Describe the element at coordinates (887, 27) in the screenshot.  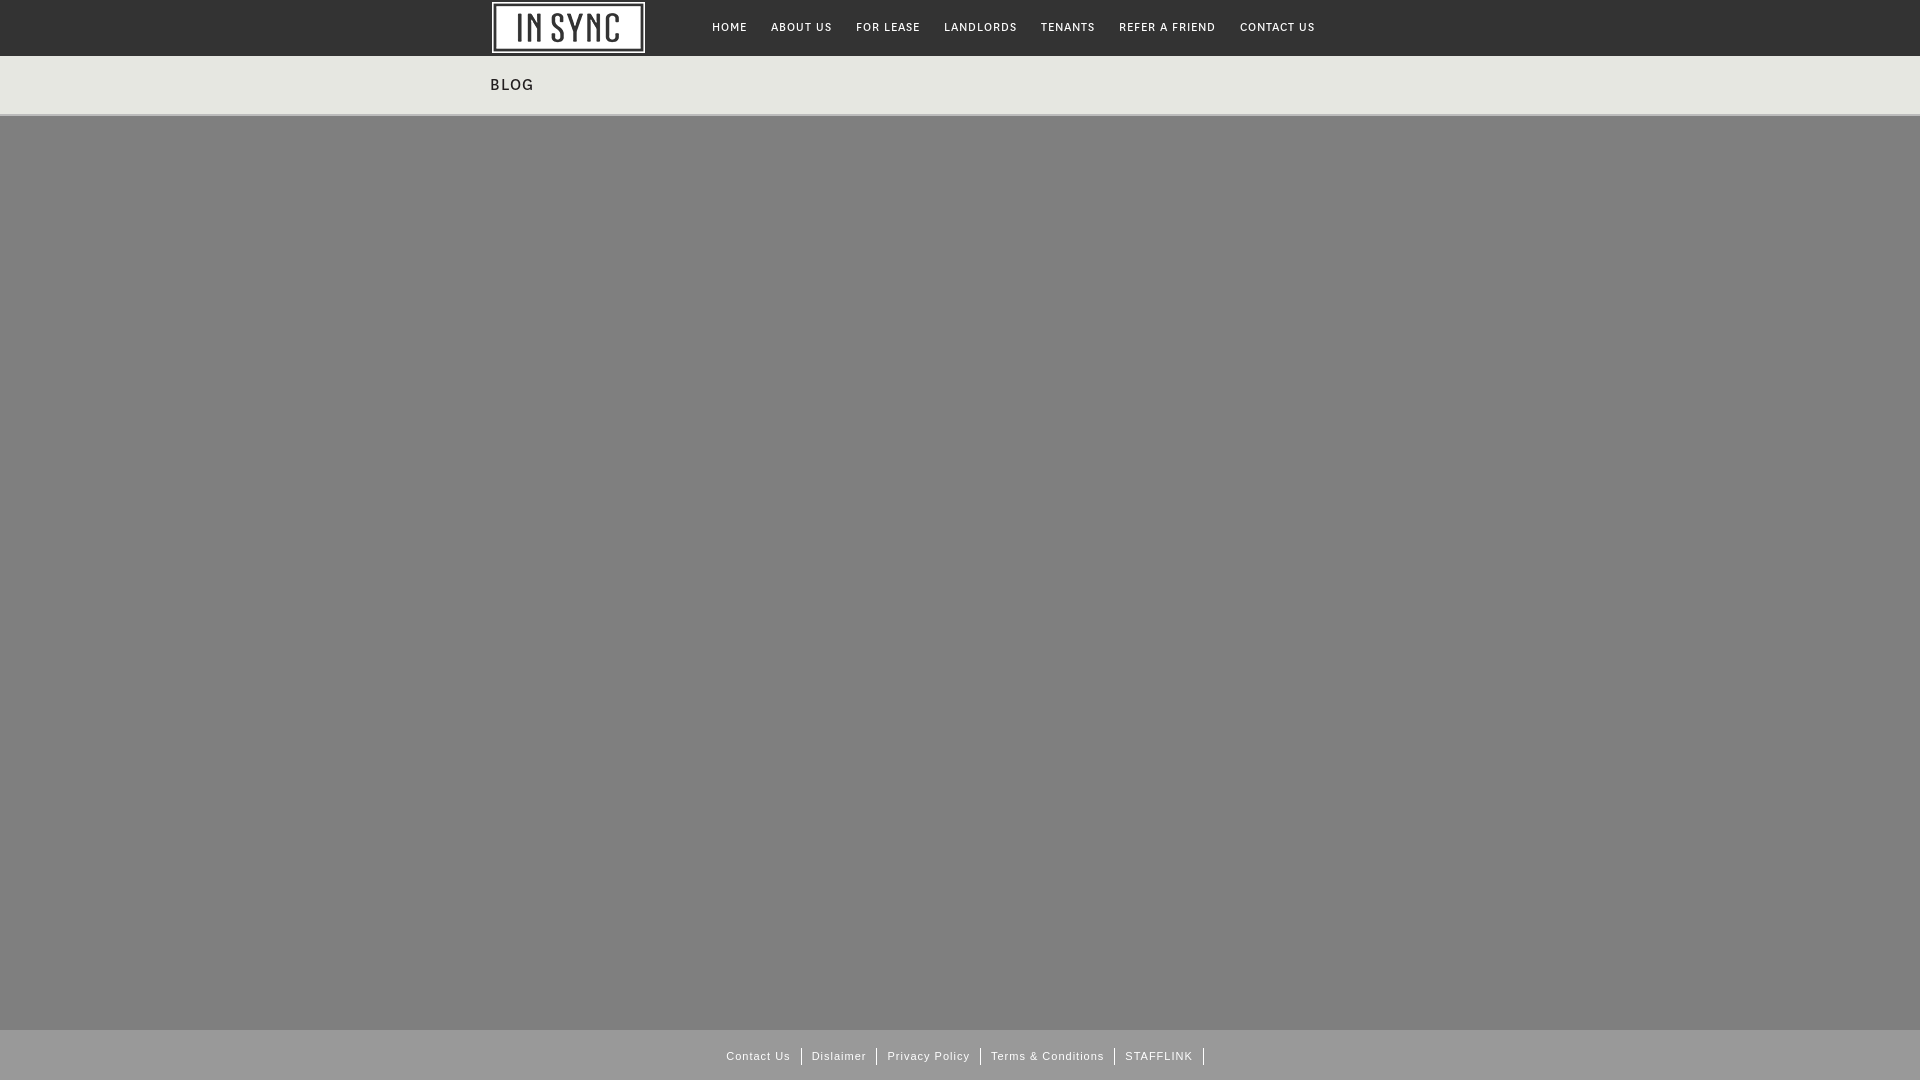
I see `'FOR LEASE'` at that location.